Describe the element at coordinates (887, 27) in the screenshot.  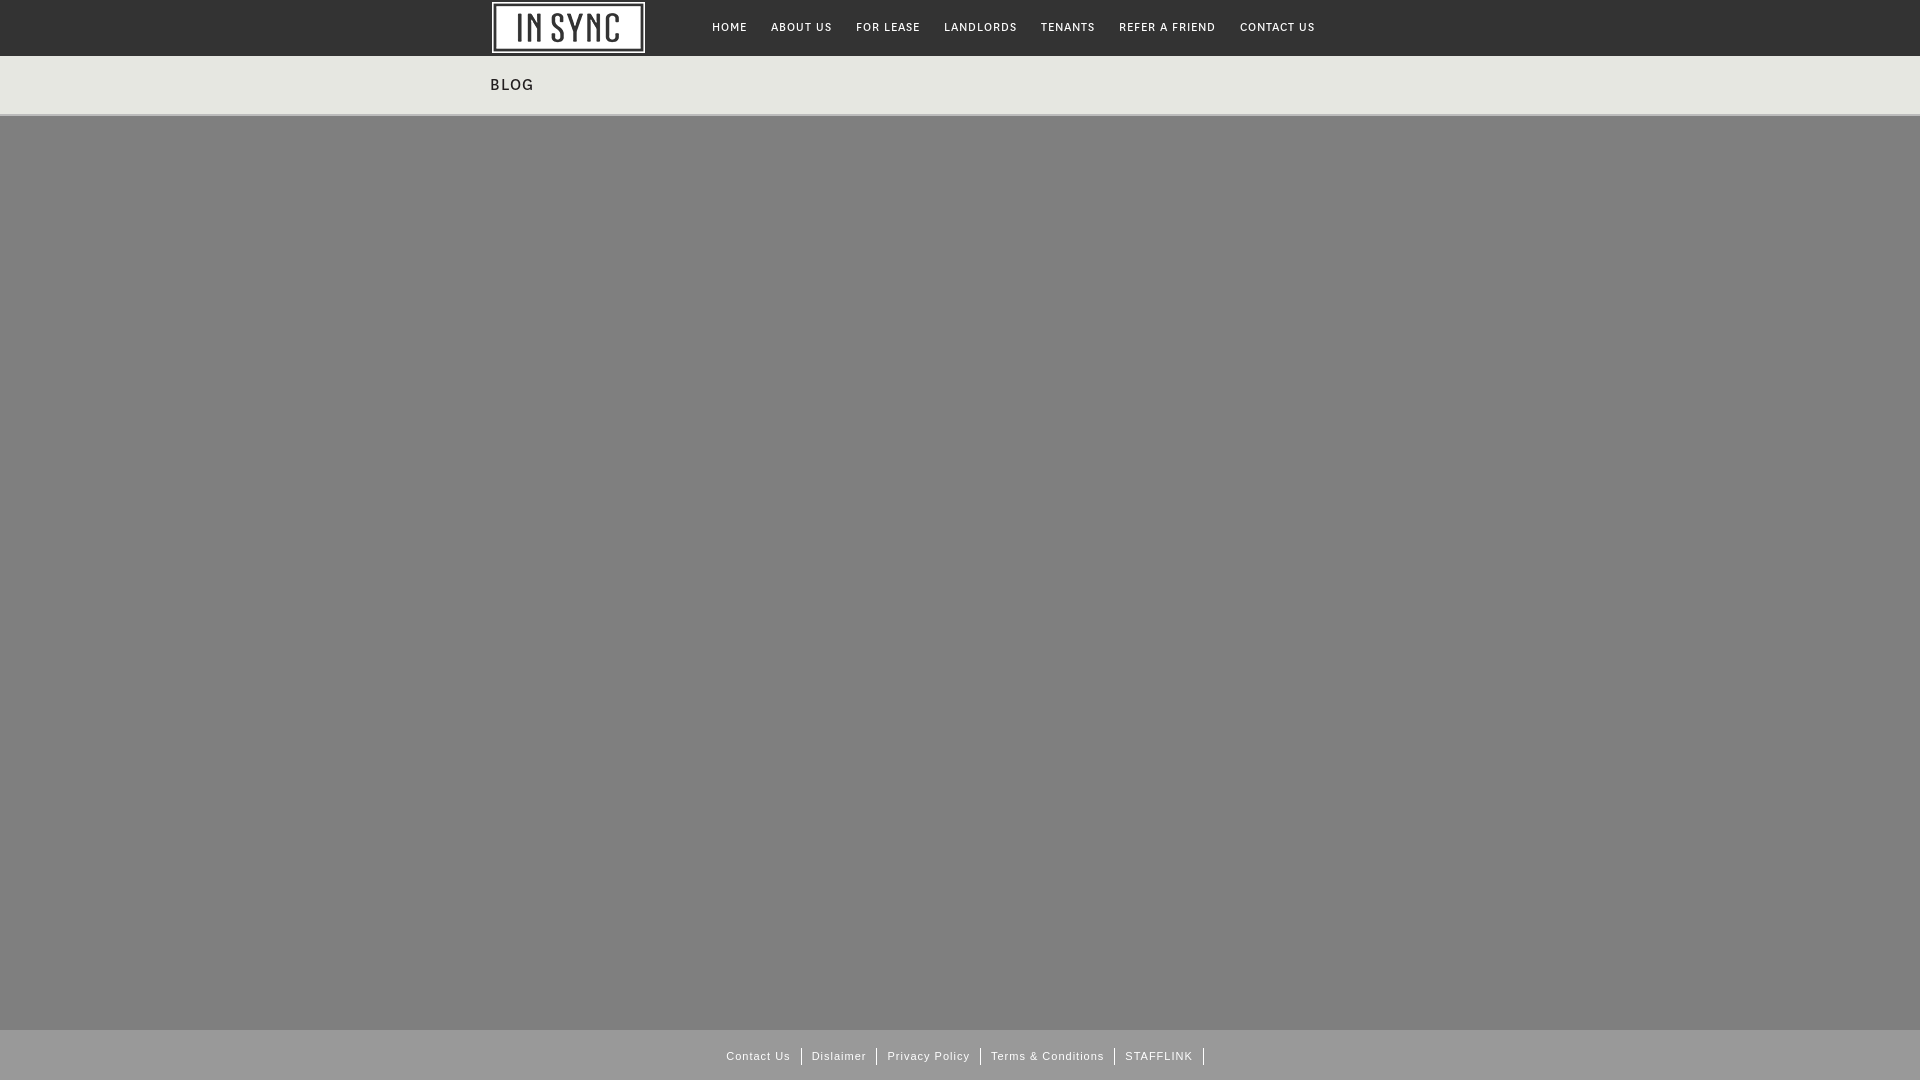
I see `'FOR LEASE'` at that location.